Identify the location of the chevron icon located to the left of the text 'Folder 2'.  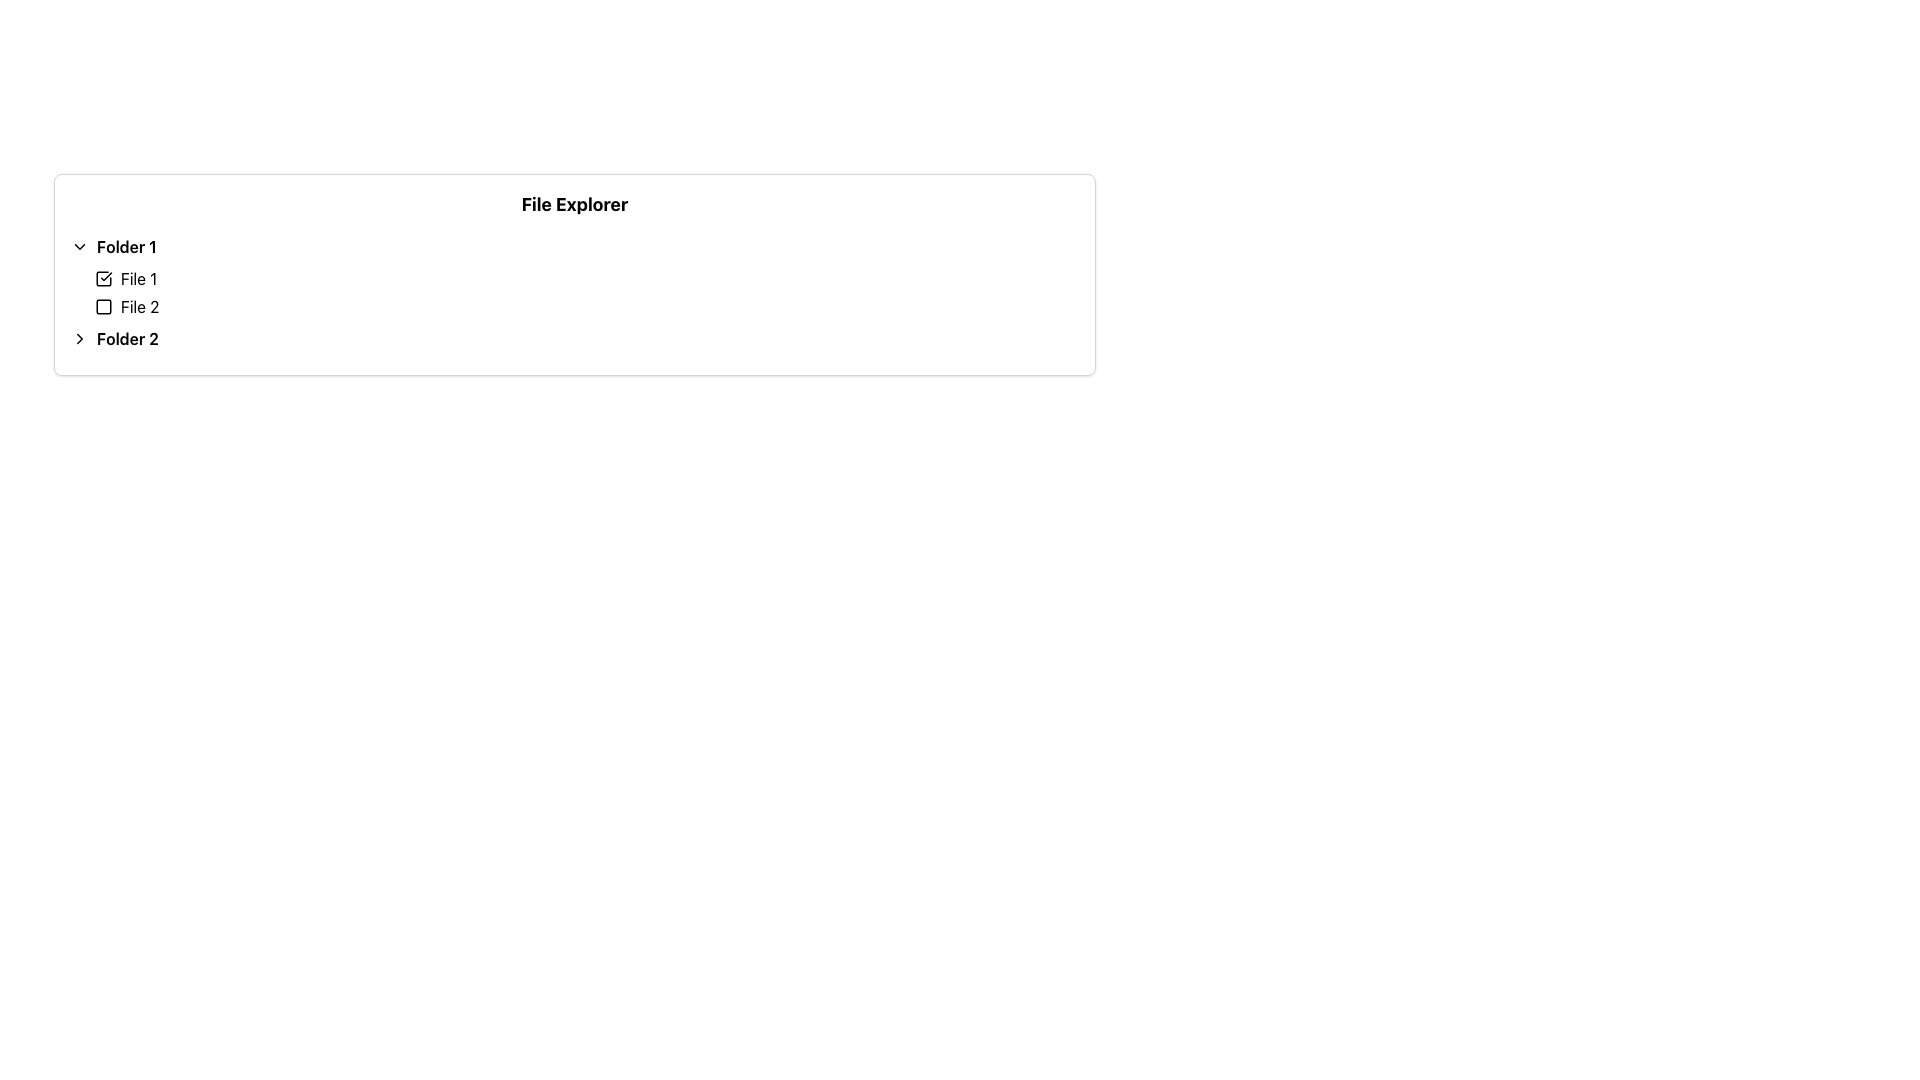
(80, 338).